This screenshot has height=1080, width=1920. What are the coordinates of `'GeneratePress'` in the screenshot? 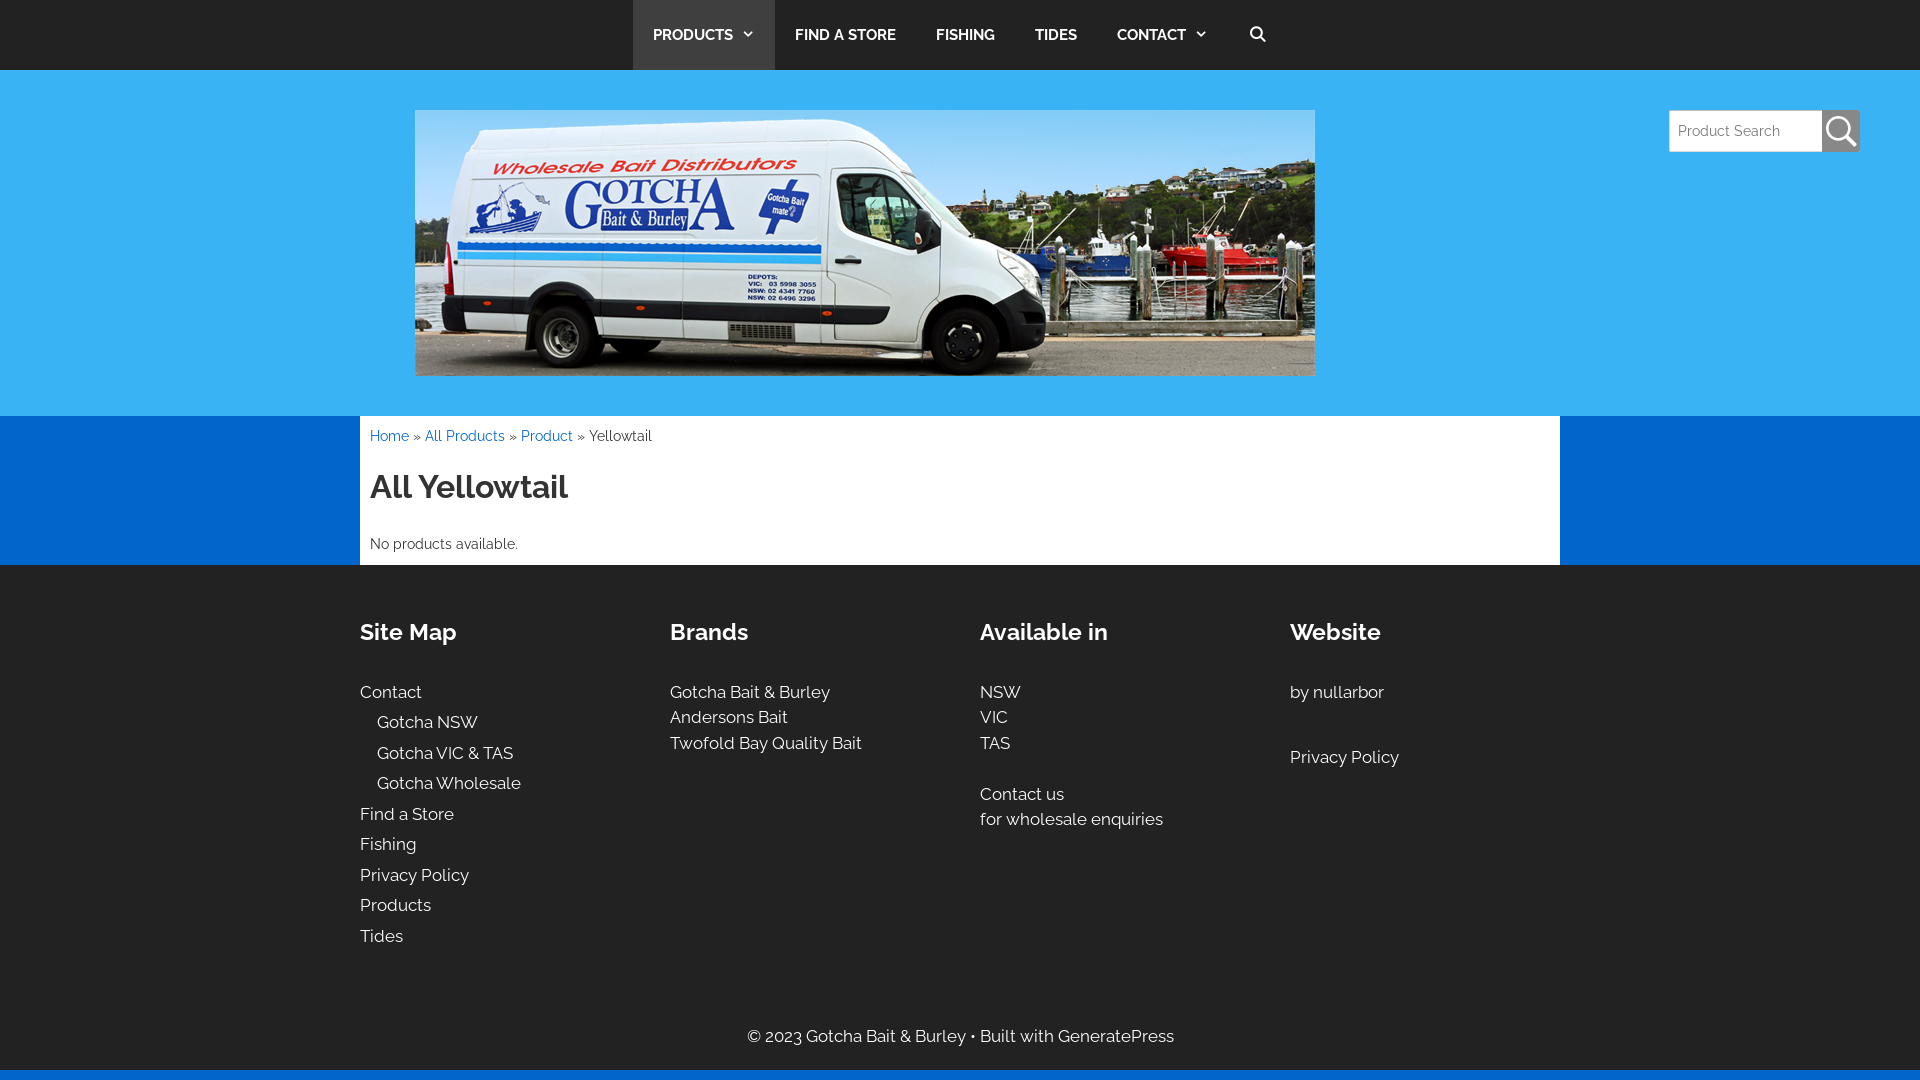 It's located at (1115, 1035).